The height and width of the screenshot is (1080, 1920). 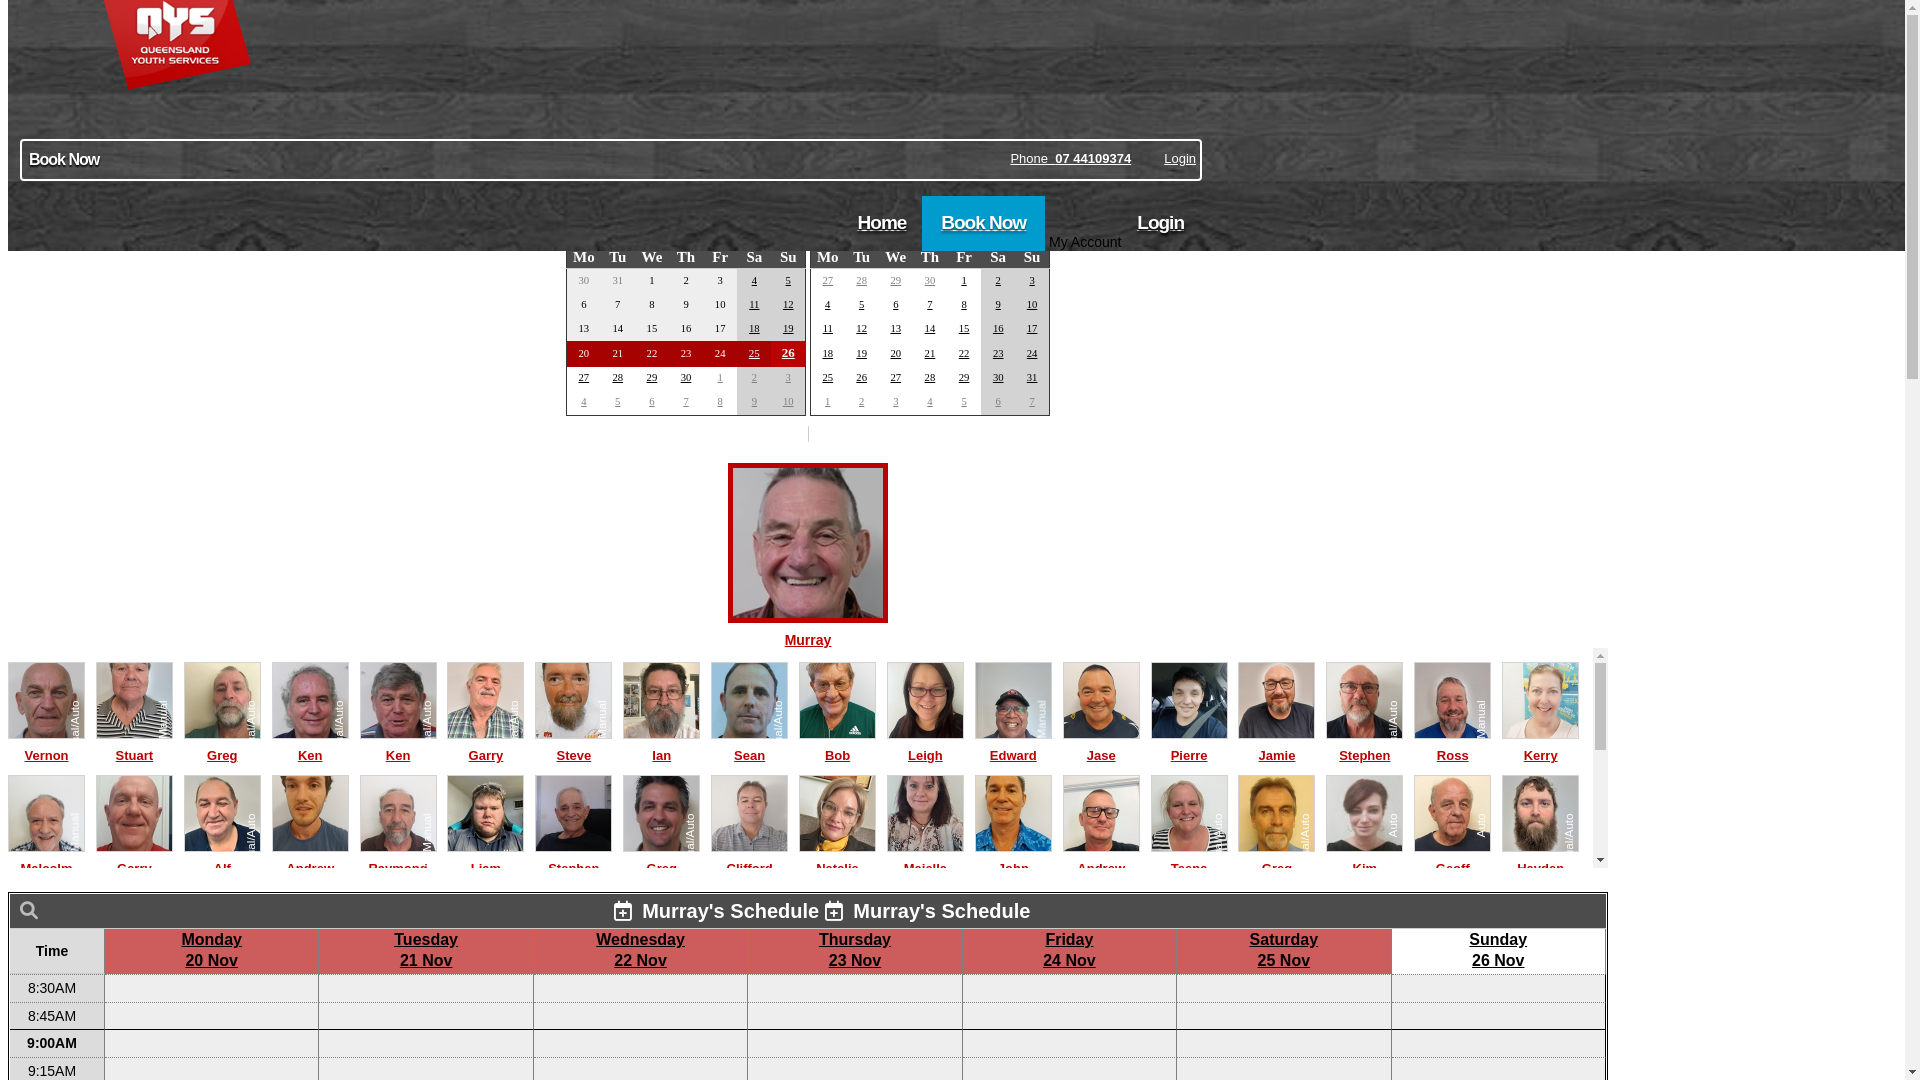 What do you see at coordinates (1100, 857) in the screenshot?
I see `'Andrew'` at bounding box center [1100, 857].